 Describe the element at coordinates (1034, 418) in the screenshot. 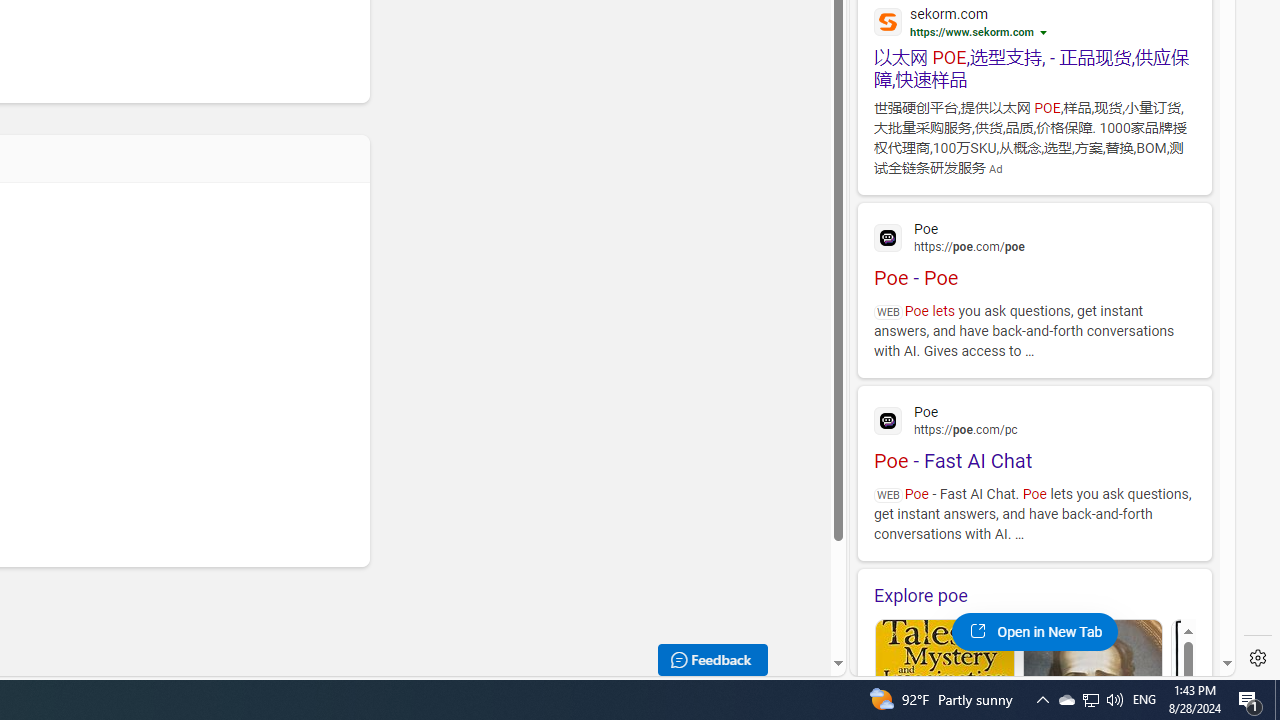

I see `'Poe'` at that location.